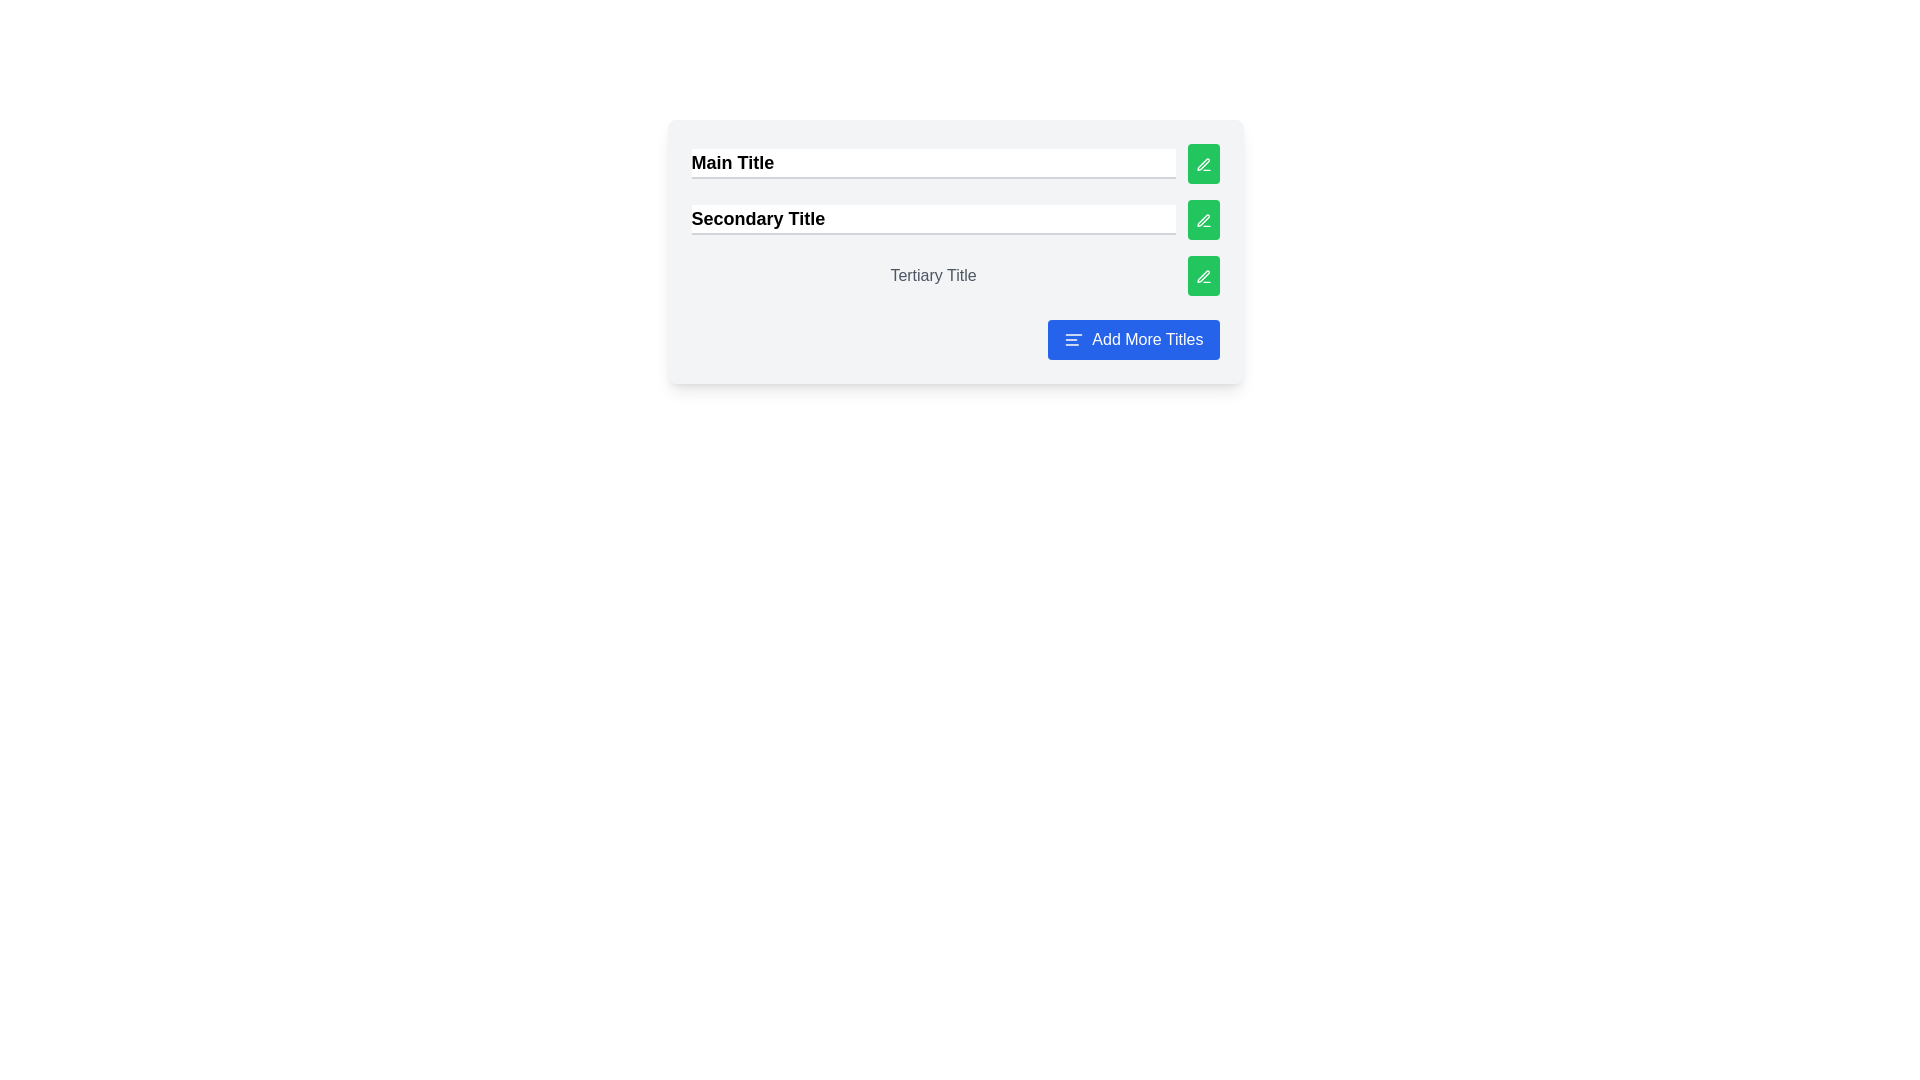 This screenshot has height=1080, width=1920. I want to click on the blue button with rounded corners labeled 'Add More Titles', so click(1133, 338).